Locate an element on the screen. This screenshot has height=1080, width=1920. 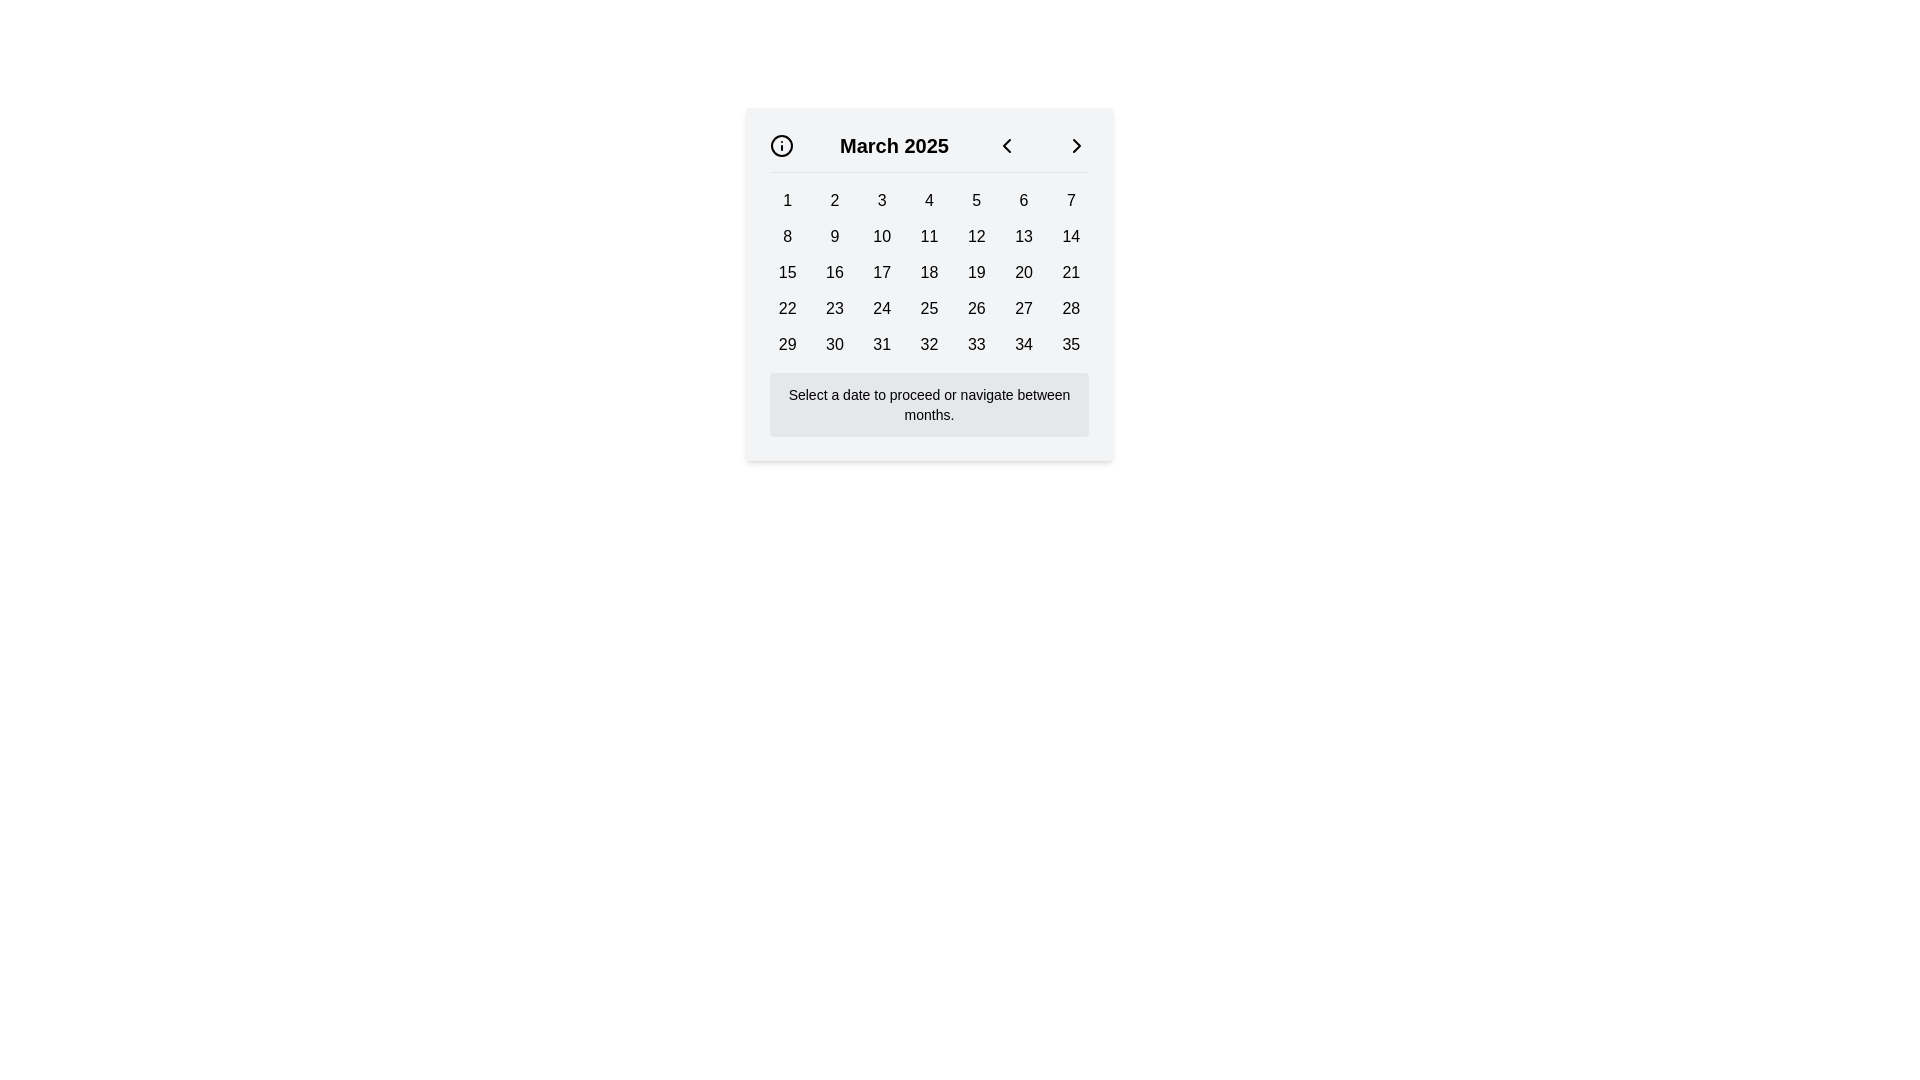
the square-shaped button with the number '7' in black text on a white background located in the upper-right corner of the first row in the calendar grid is located at coordinates (1070, 200).